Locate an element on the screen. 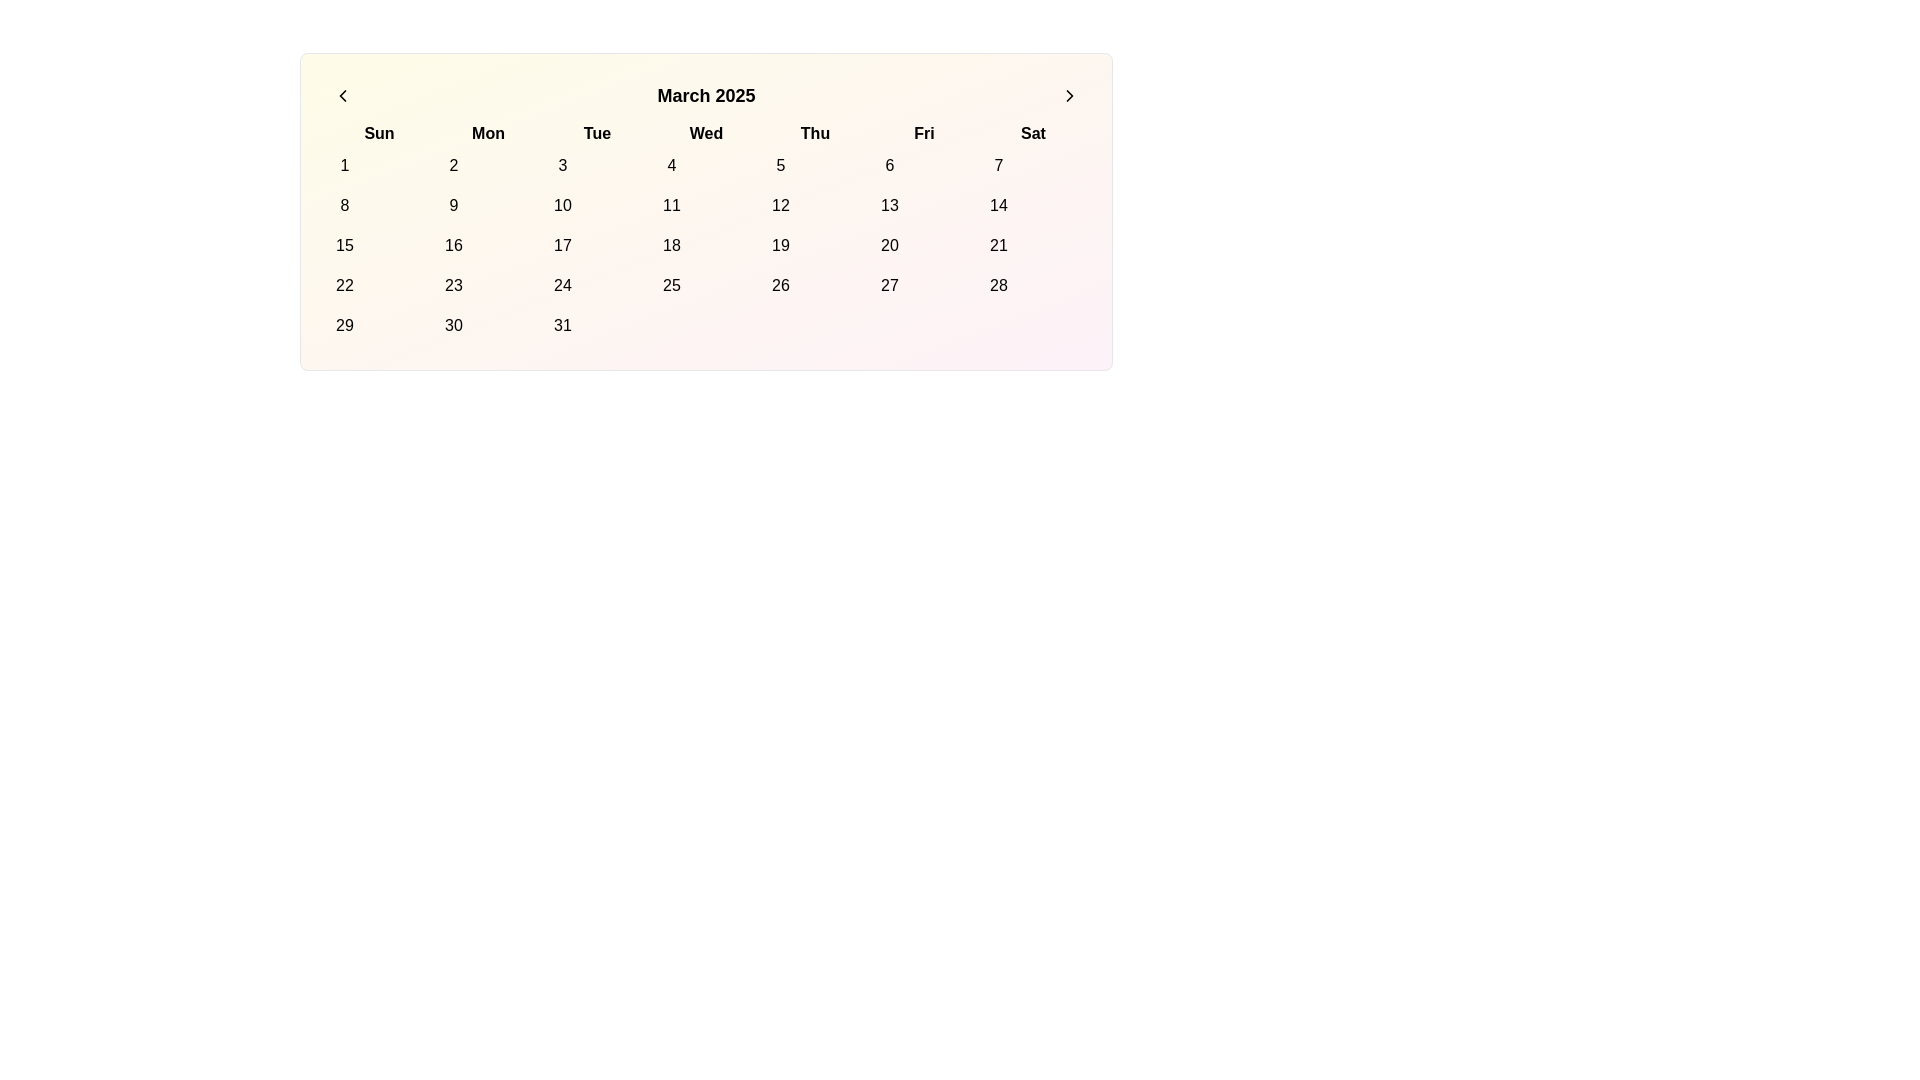 The width and height of the screenshot is (1920, 1080). the Interactive calendar day button representing the 12th day is located at coordinates (780, 205).